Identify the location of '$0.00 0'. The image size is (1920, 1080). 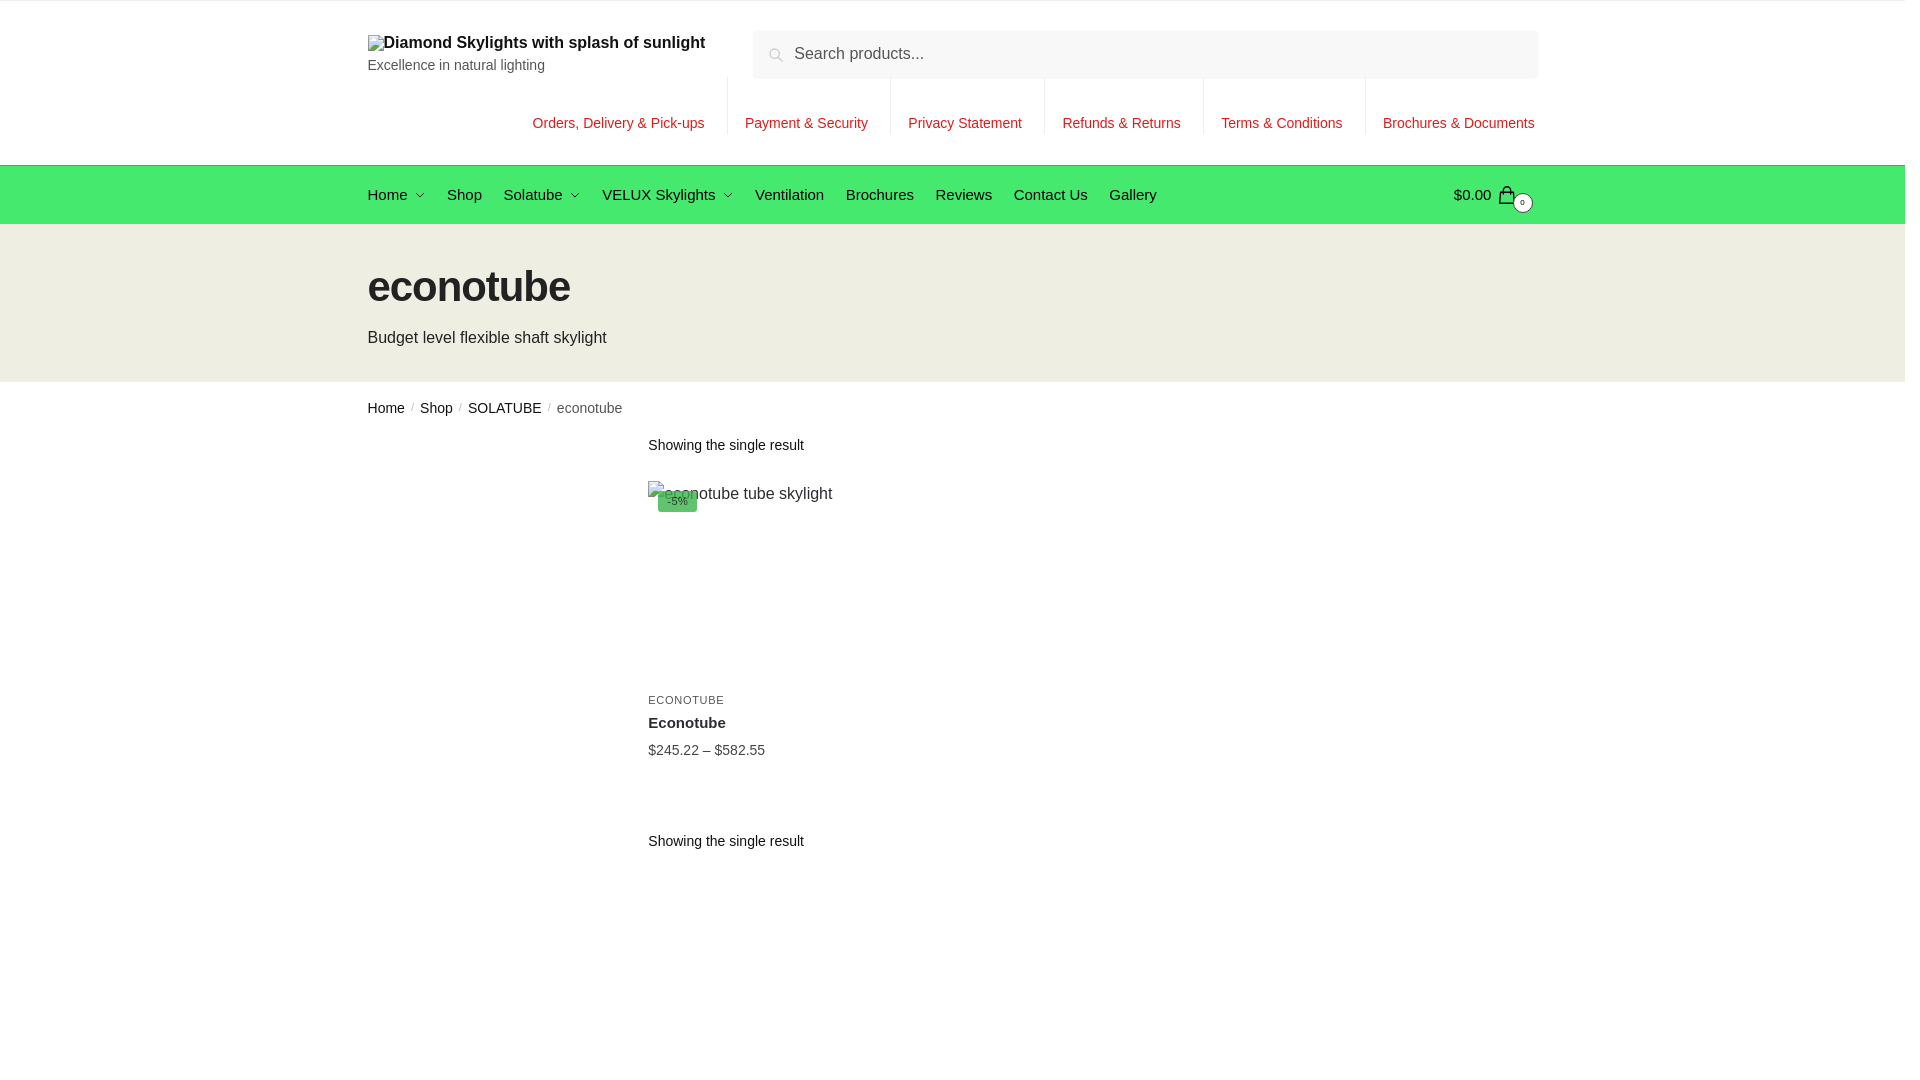
(1454, 195).